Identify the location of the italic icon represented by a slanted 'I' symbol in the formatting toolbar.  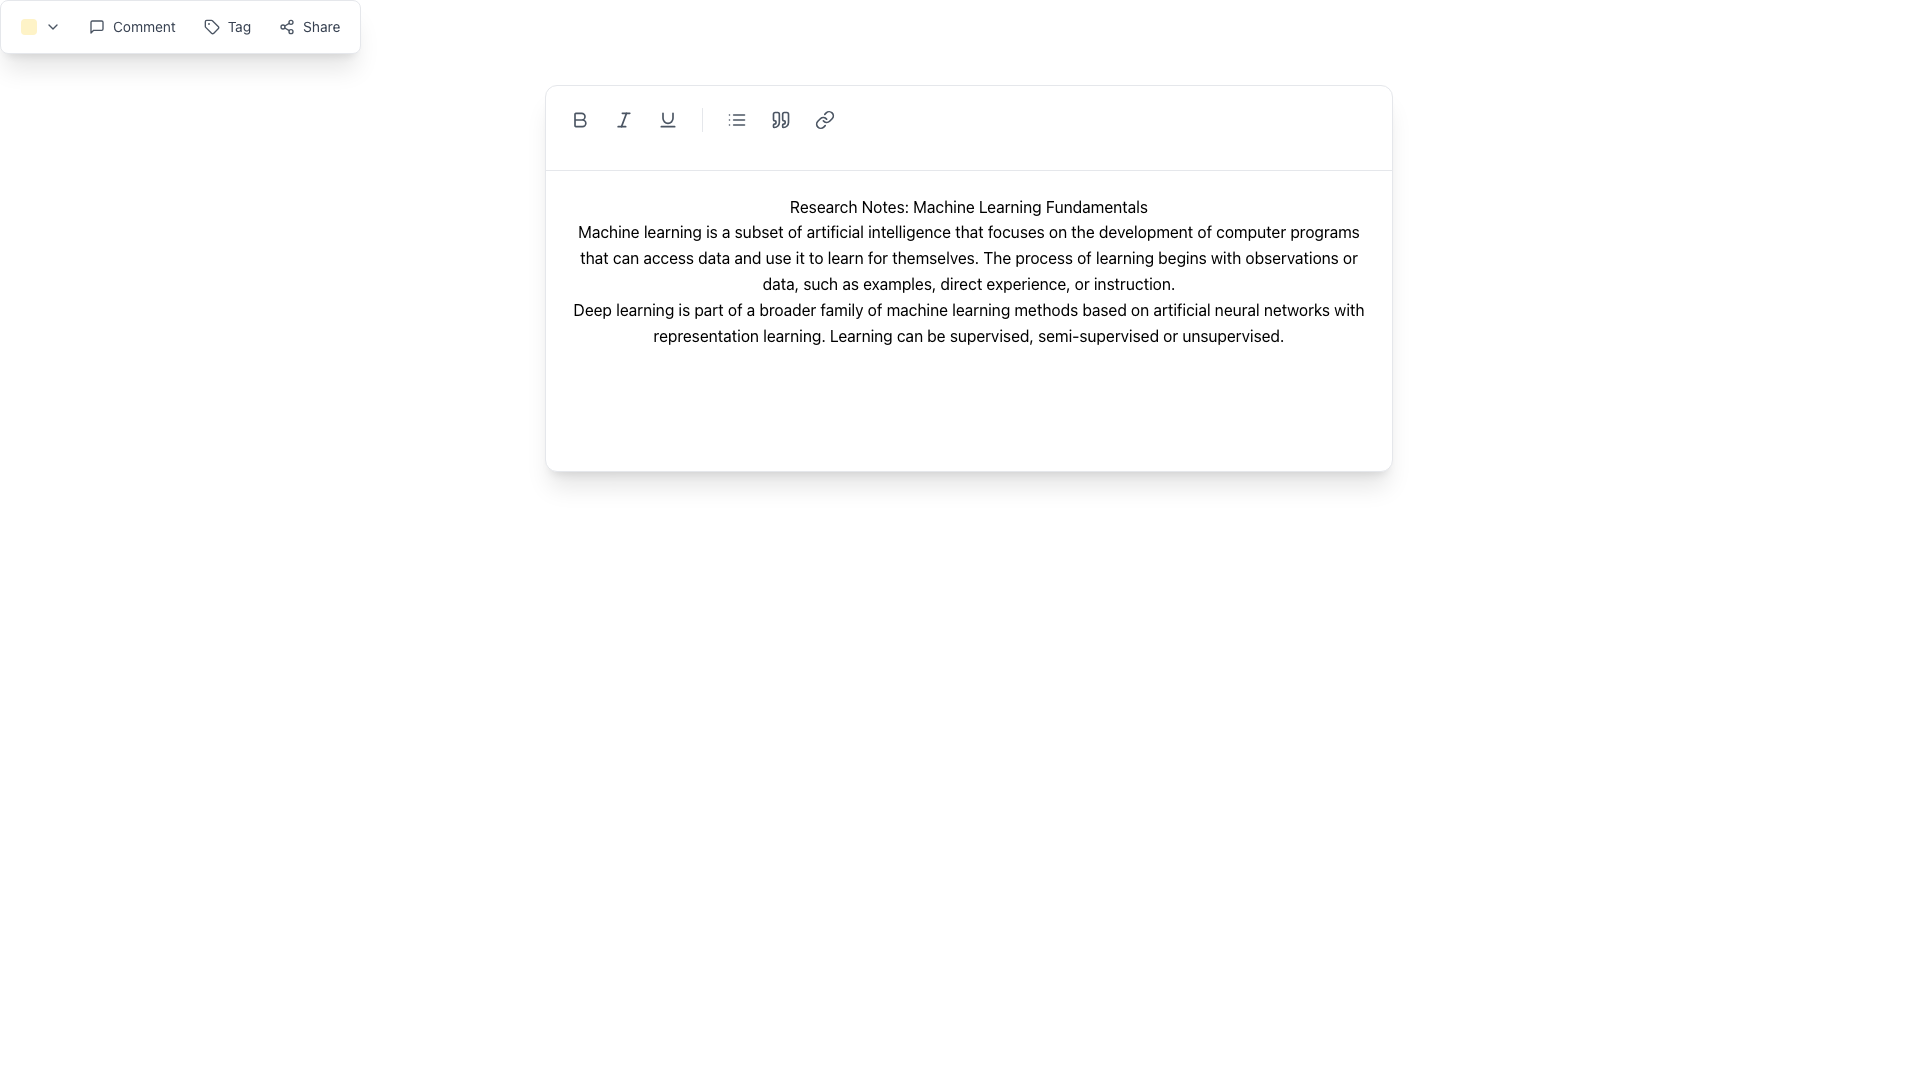
(623, 119).